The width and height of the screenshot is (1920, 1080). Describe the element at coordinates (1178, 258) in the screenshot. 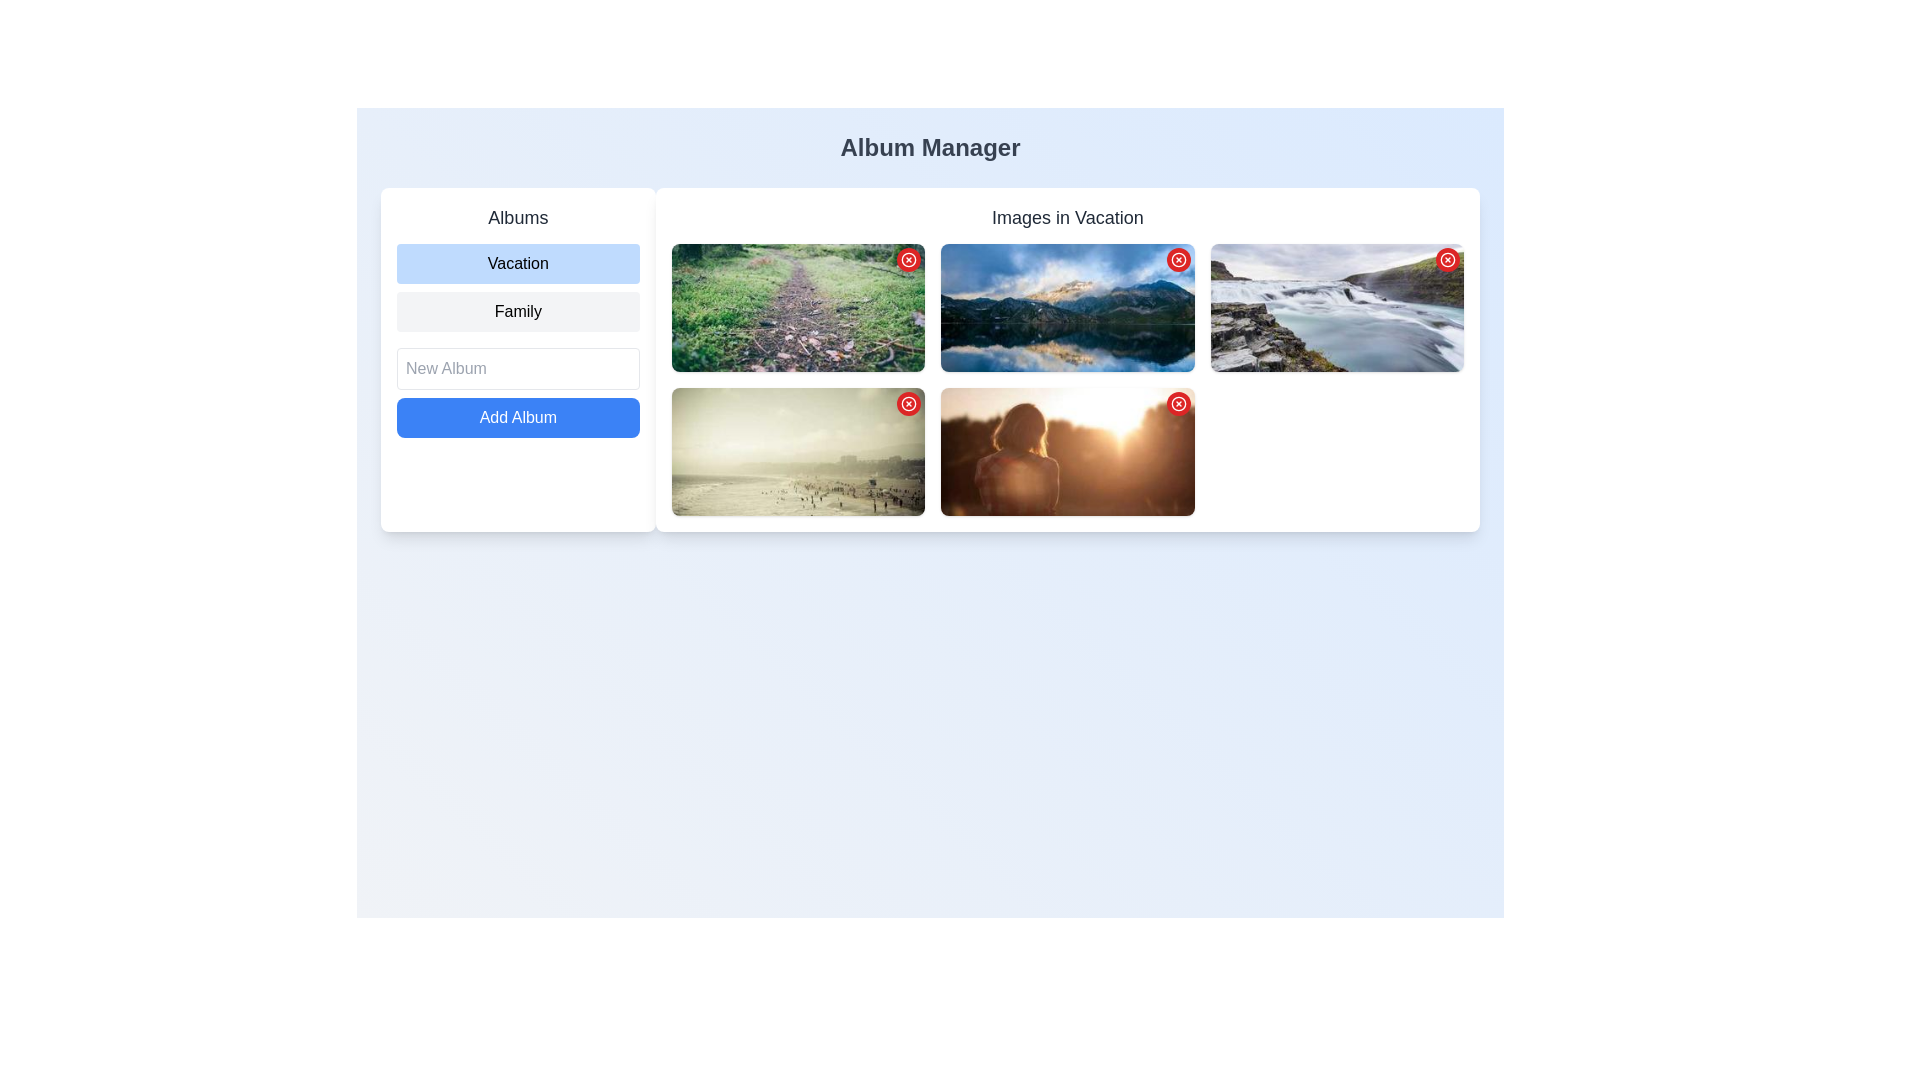

I see `the circular red button with a white border and 'X' icon located at the top-right corner of the second image in the 'Images in Vacation' section` at that location.